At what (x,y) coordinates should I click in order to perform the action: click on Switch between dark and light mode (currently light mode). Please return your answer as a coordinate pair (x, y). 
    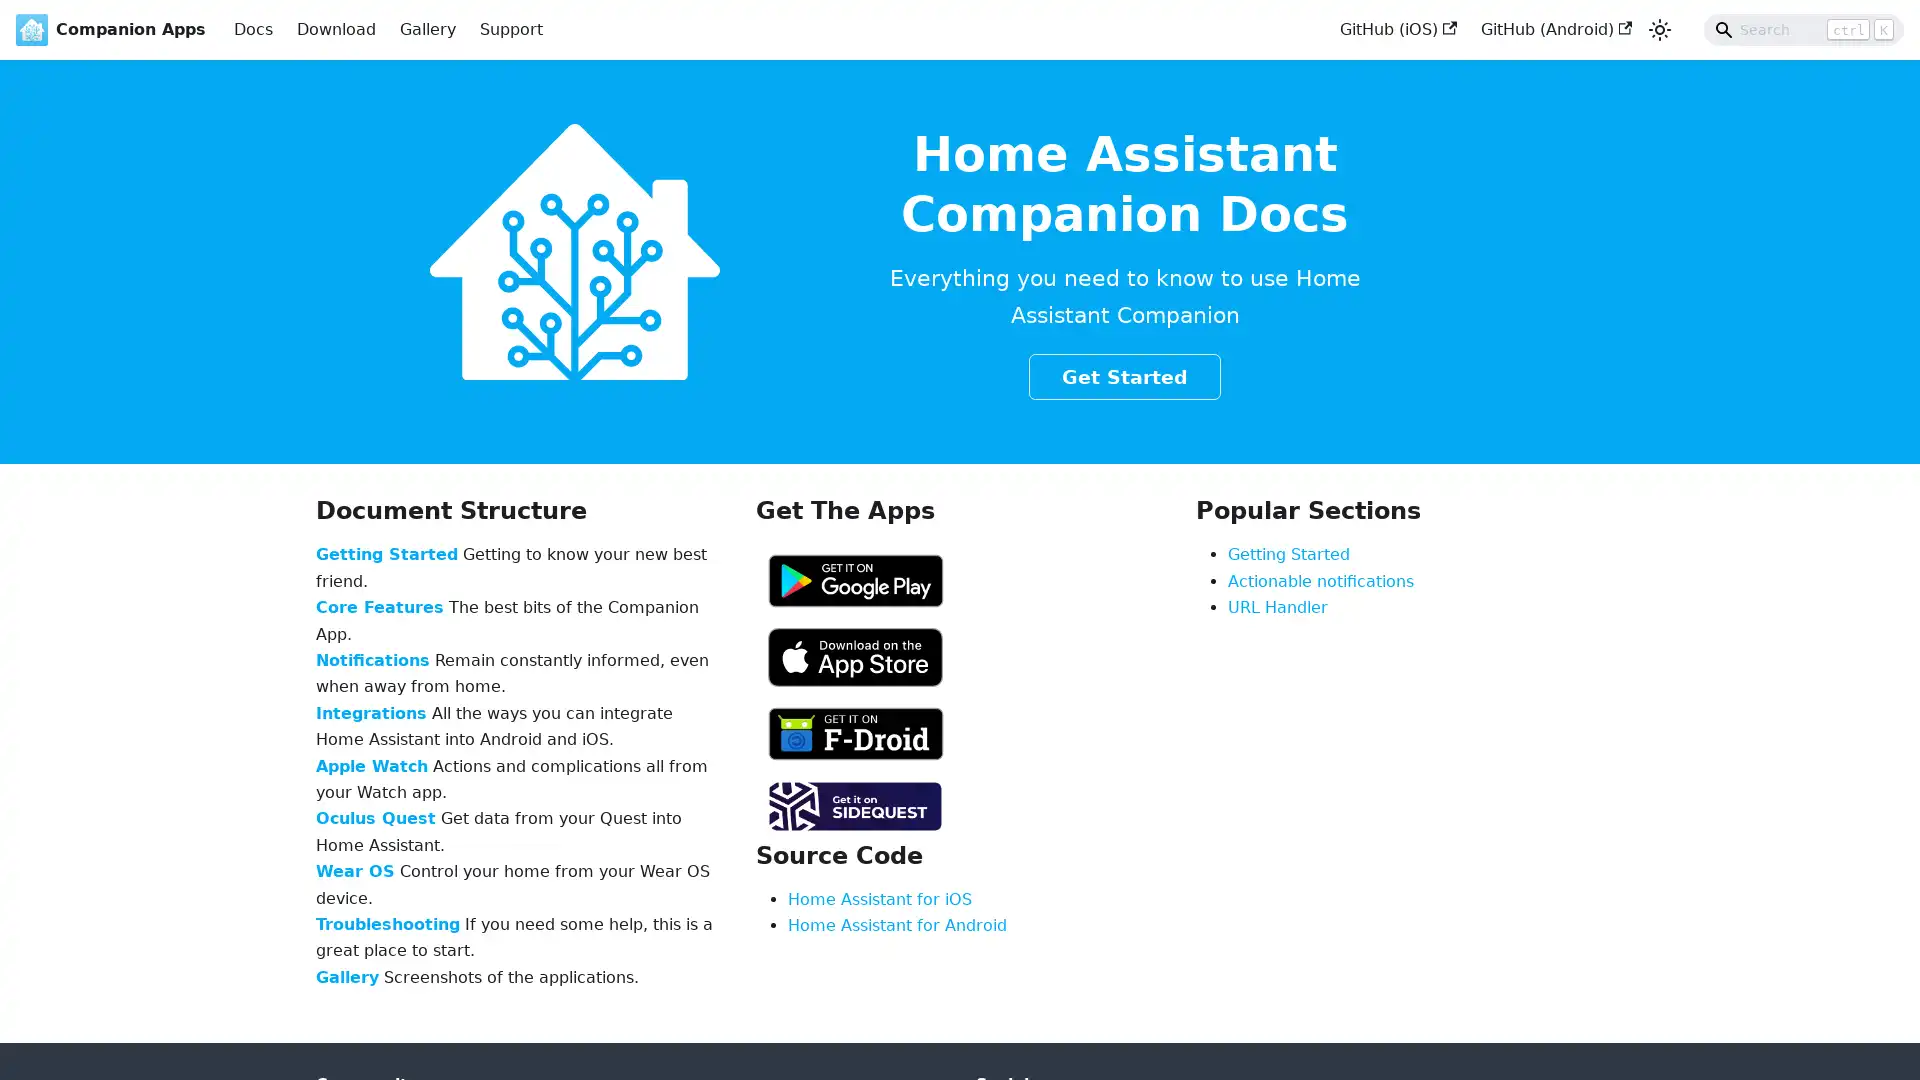
    Looking at the image, I should click on (1660, 30).